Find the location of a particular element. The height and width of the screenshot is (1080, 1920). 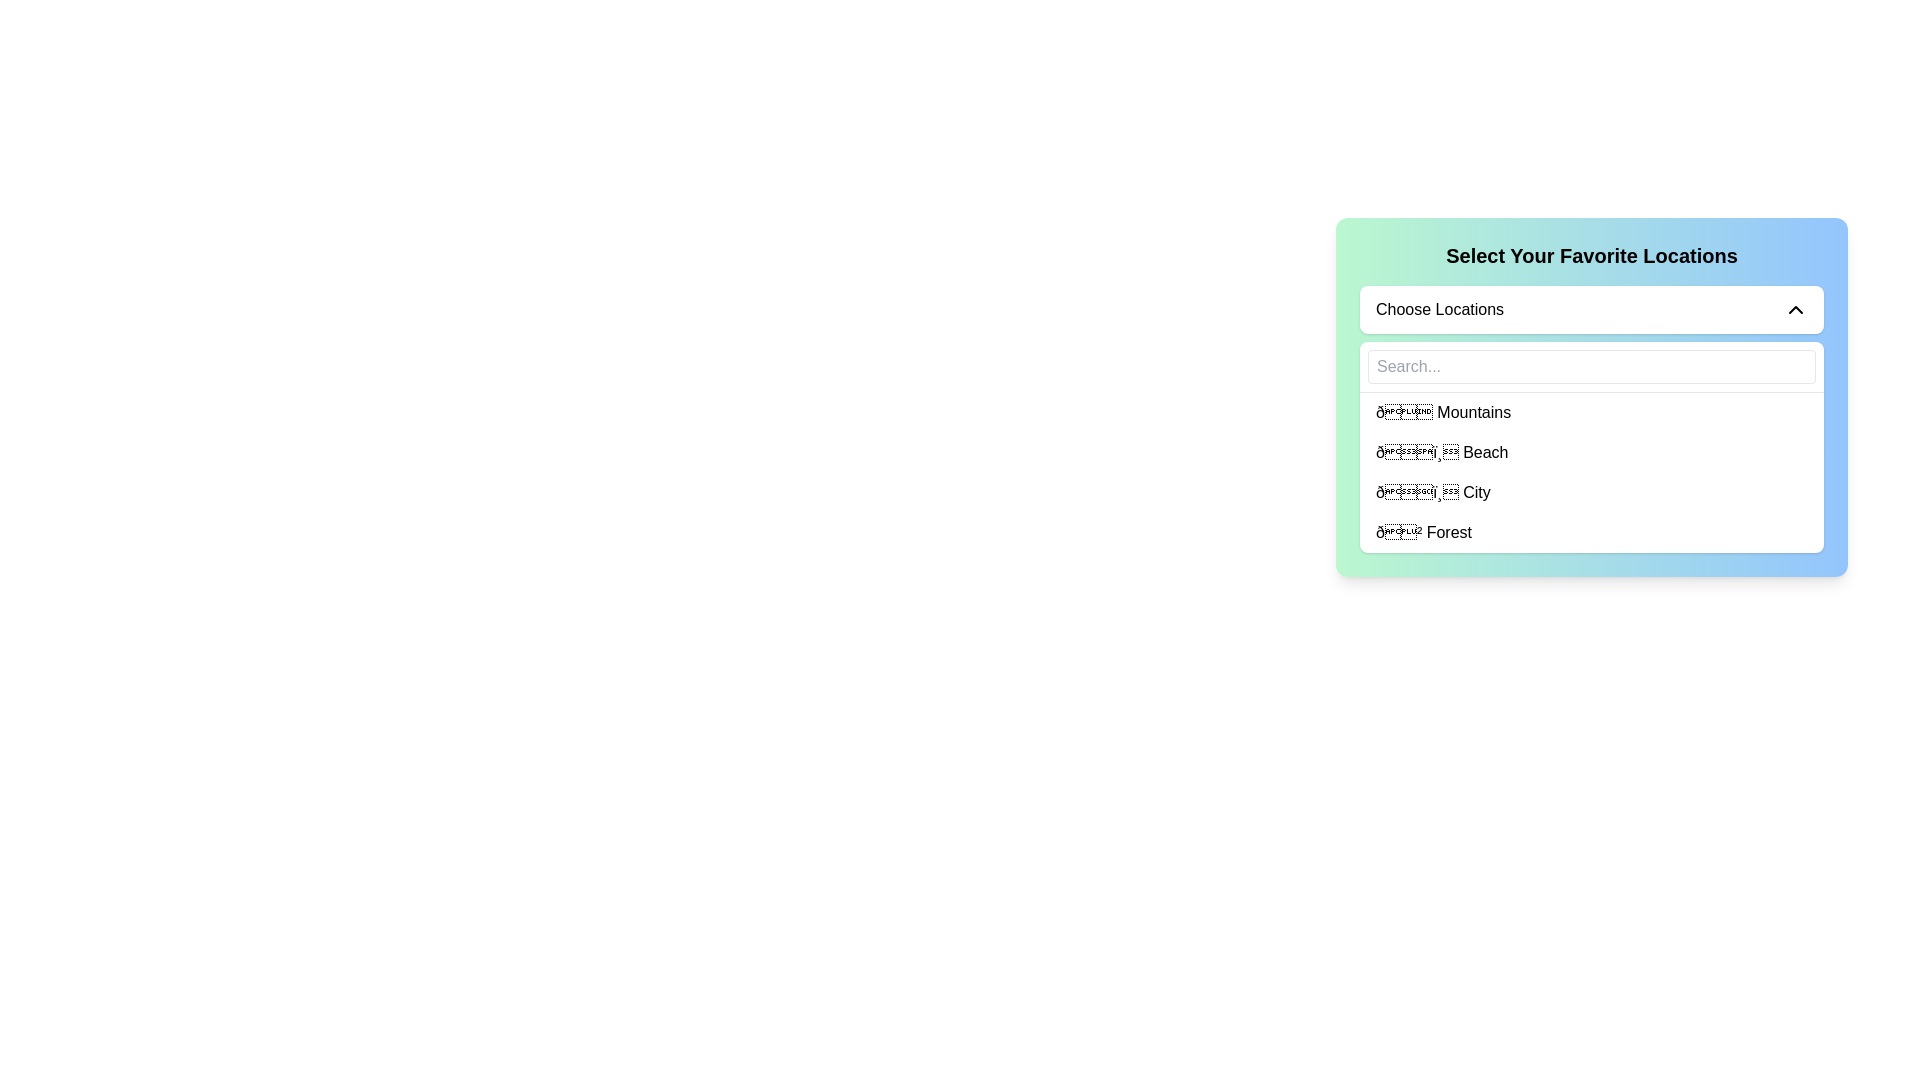

the toggle indicator icon located at the far-right end of the 'Choose Locations' header bar is located at coordinates (1795, 309).